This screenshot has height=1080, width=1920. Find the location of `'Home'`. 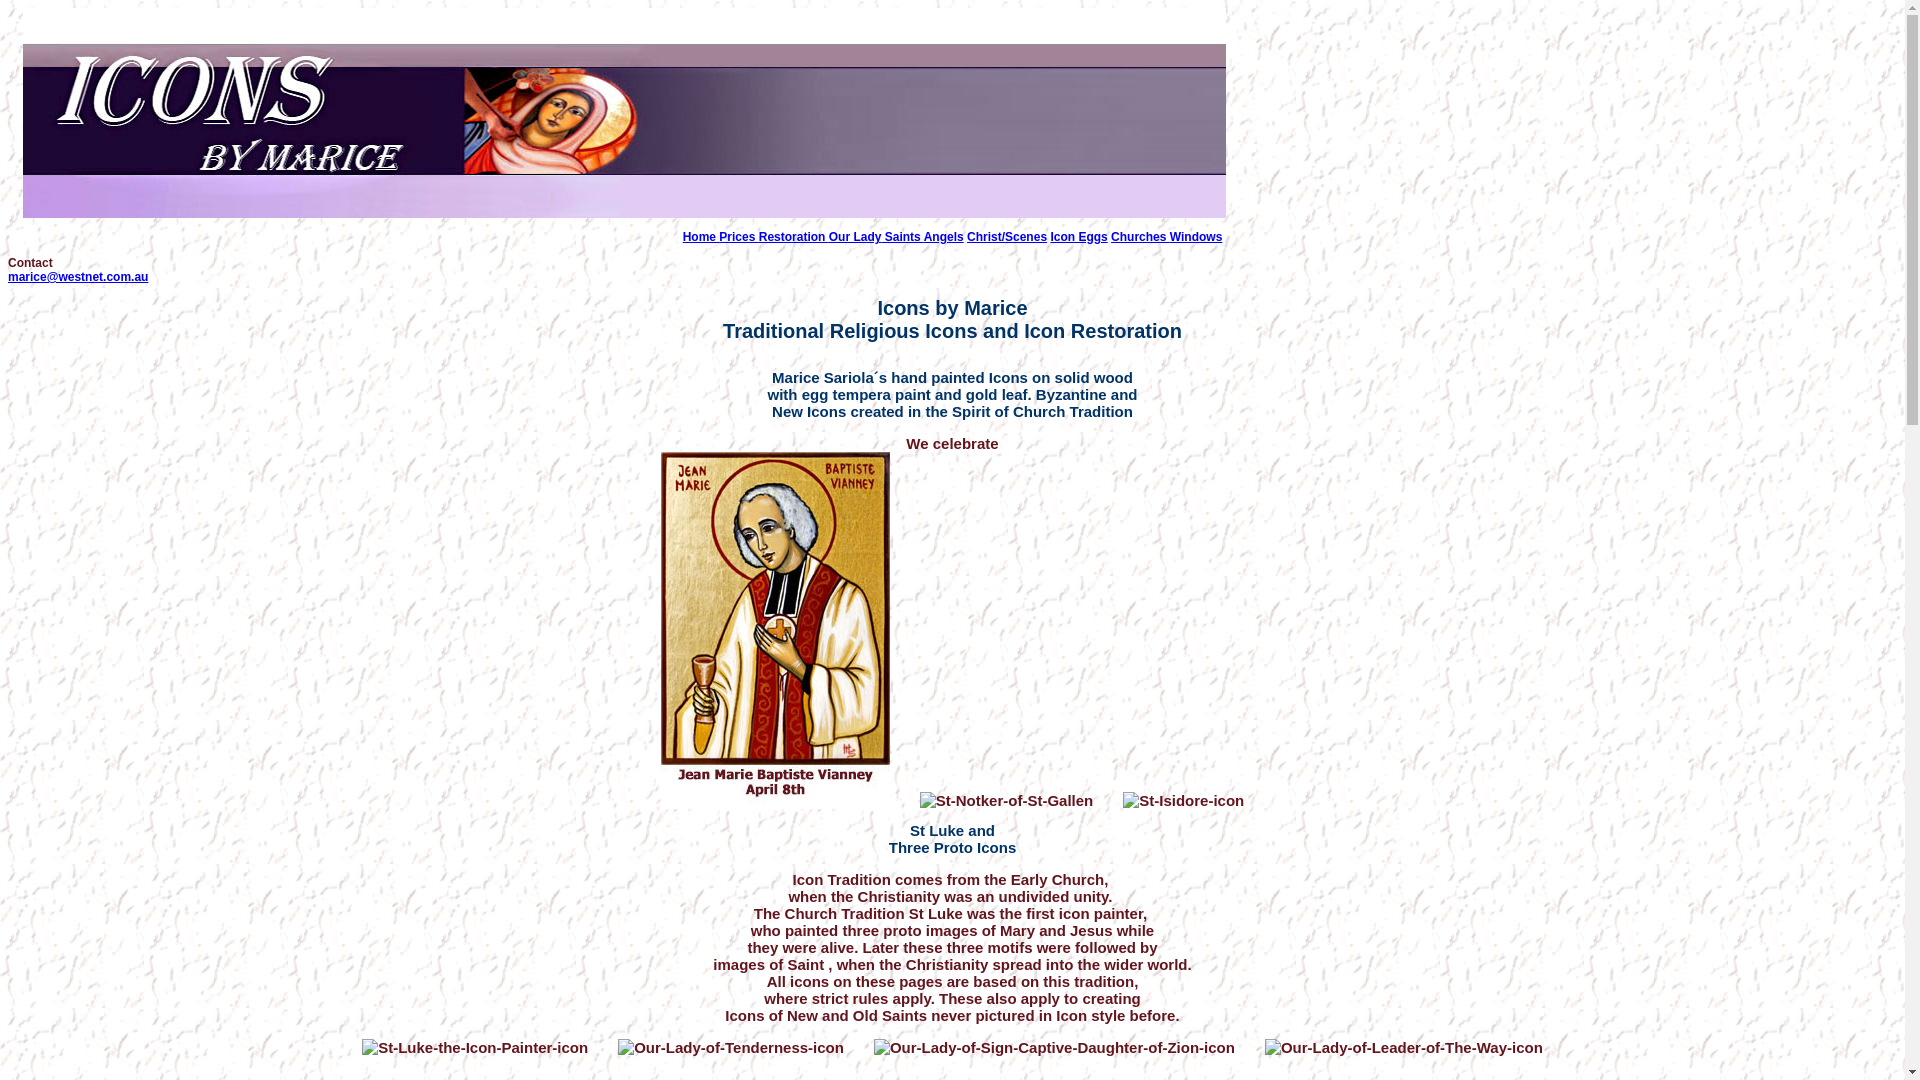

'Home' is located at coordinates (682, 235).